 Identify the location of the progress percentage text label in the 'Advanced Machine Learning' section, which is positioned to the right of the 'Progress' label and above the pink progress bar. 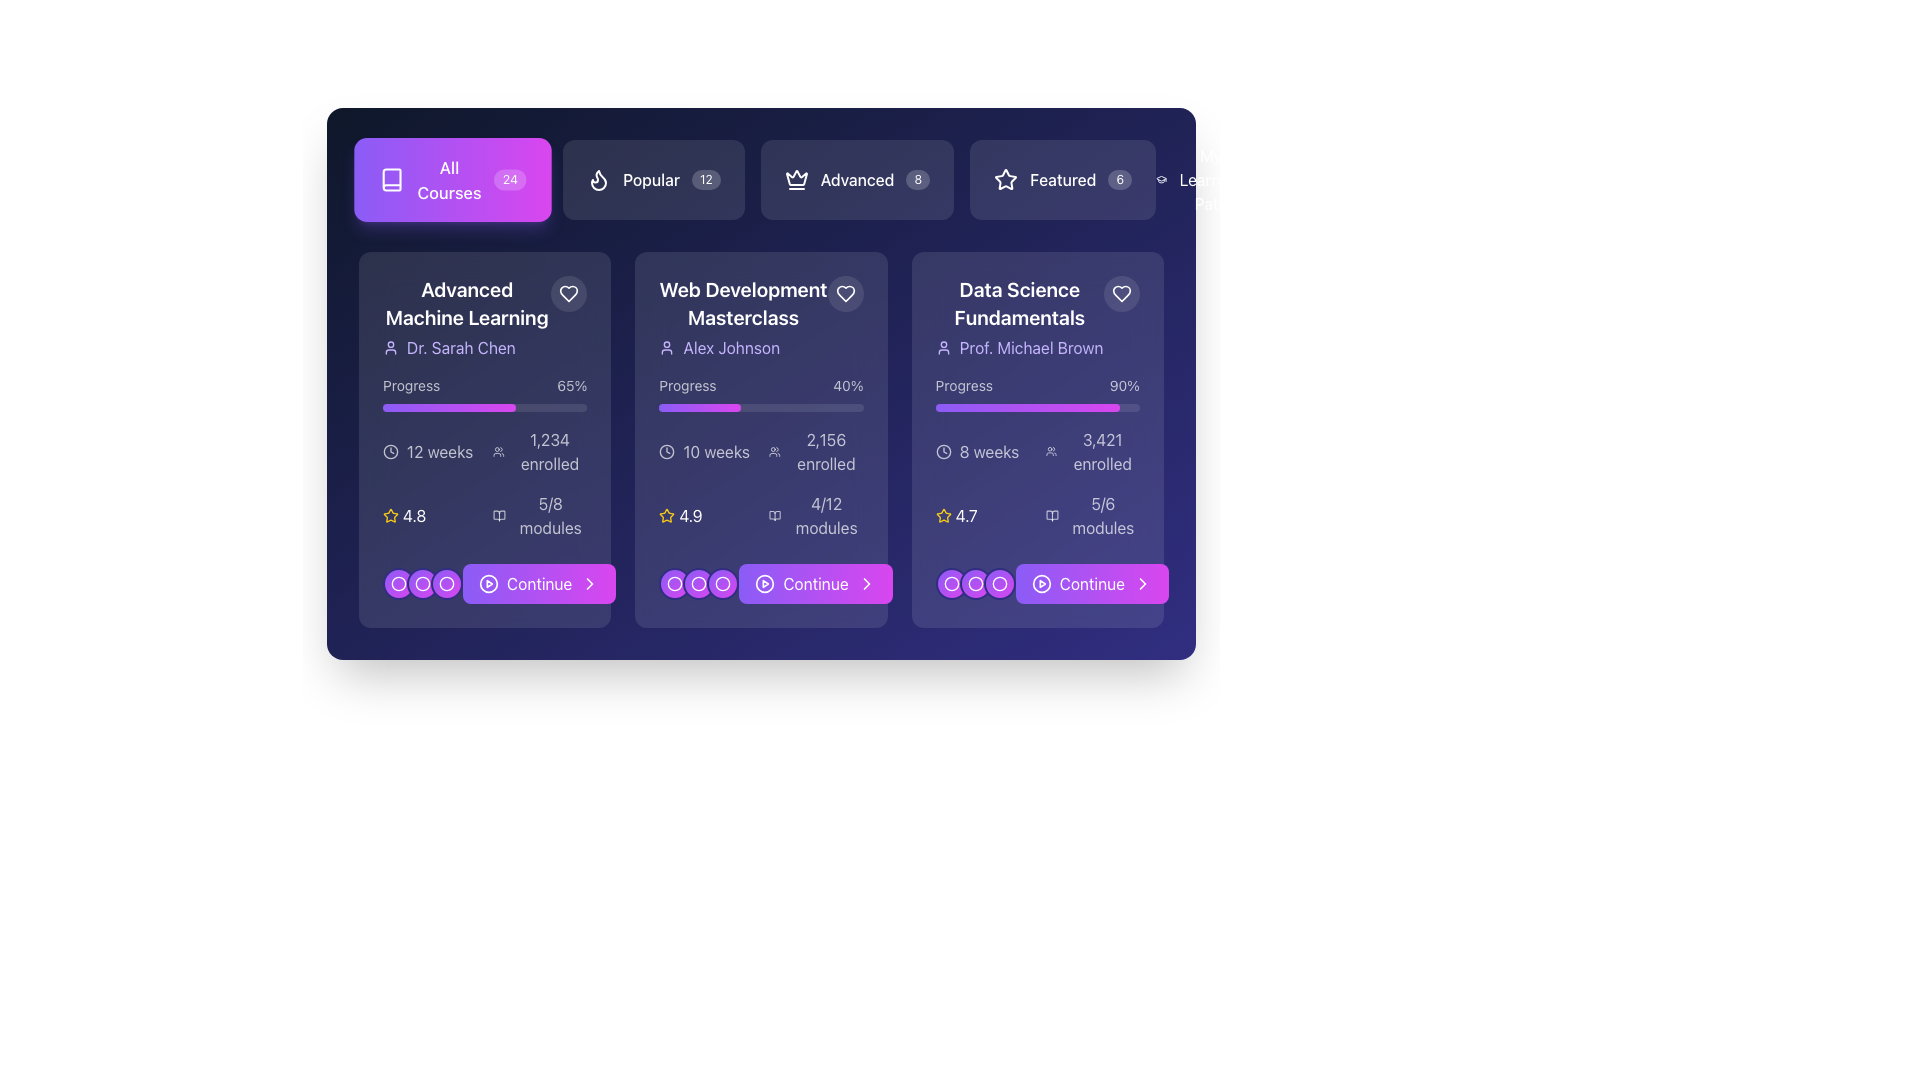
(571, 385).